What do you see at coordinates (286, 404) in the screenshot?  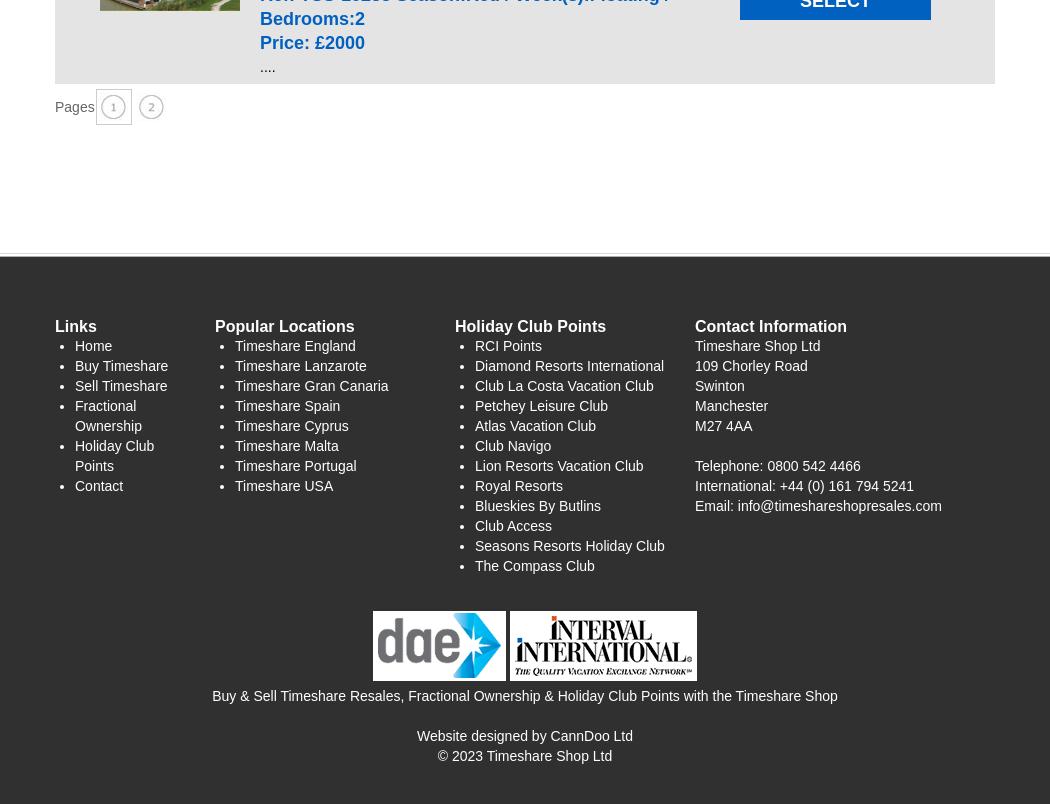 I see `'Timeshare Spain'` at bounding box center [286, 404].